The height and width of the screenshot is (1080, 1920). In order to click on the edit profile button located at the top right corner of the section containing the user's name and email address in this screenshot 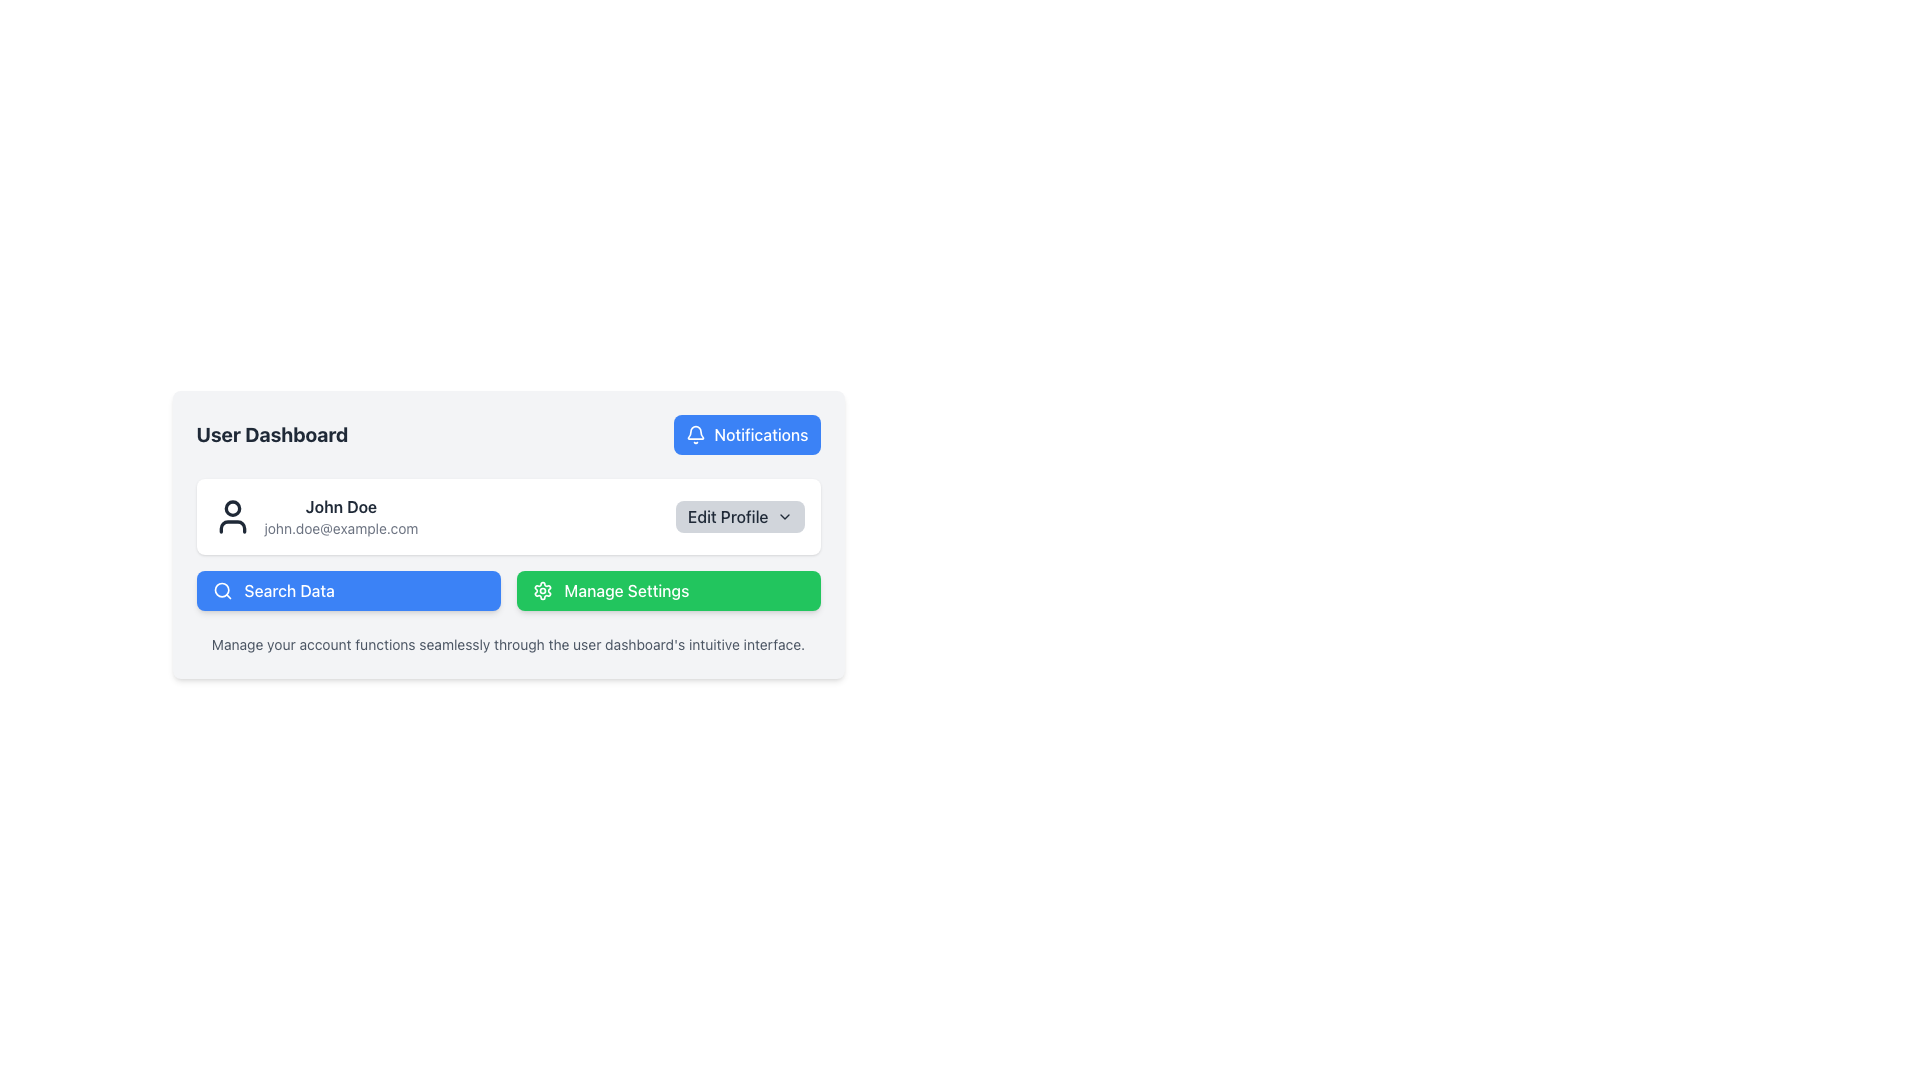, I will do `click(738, 515)`.